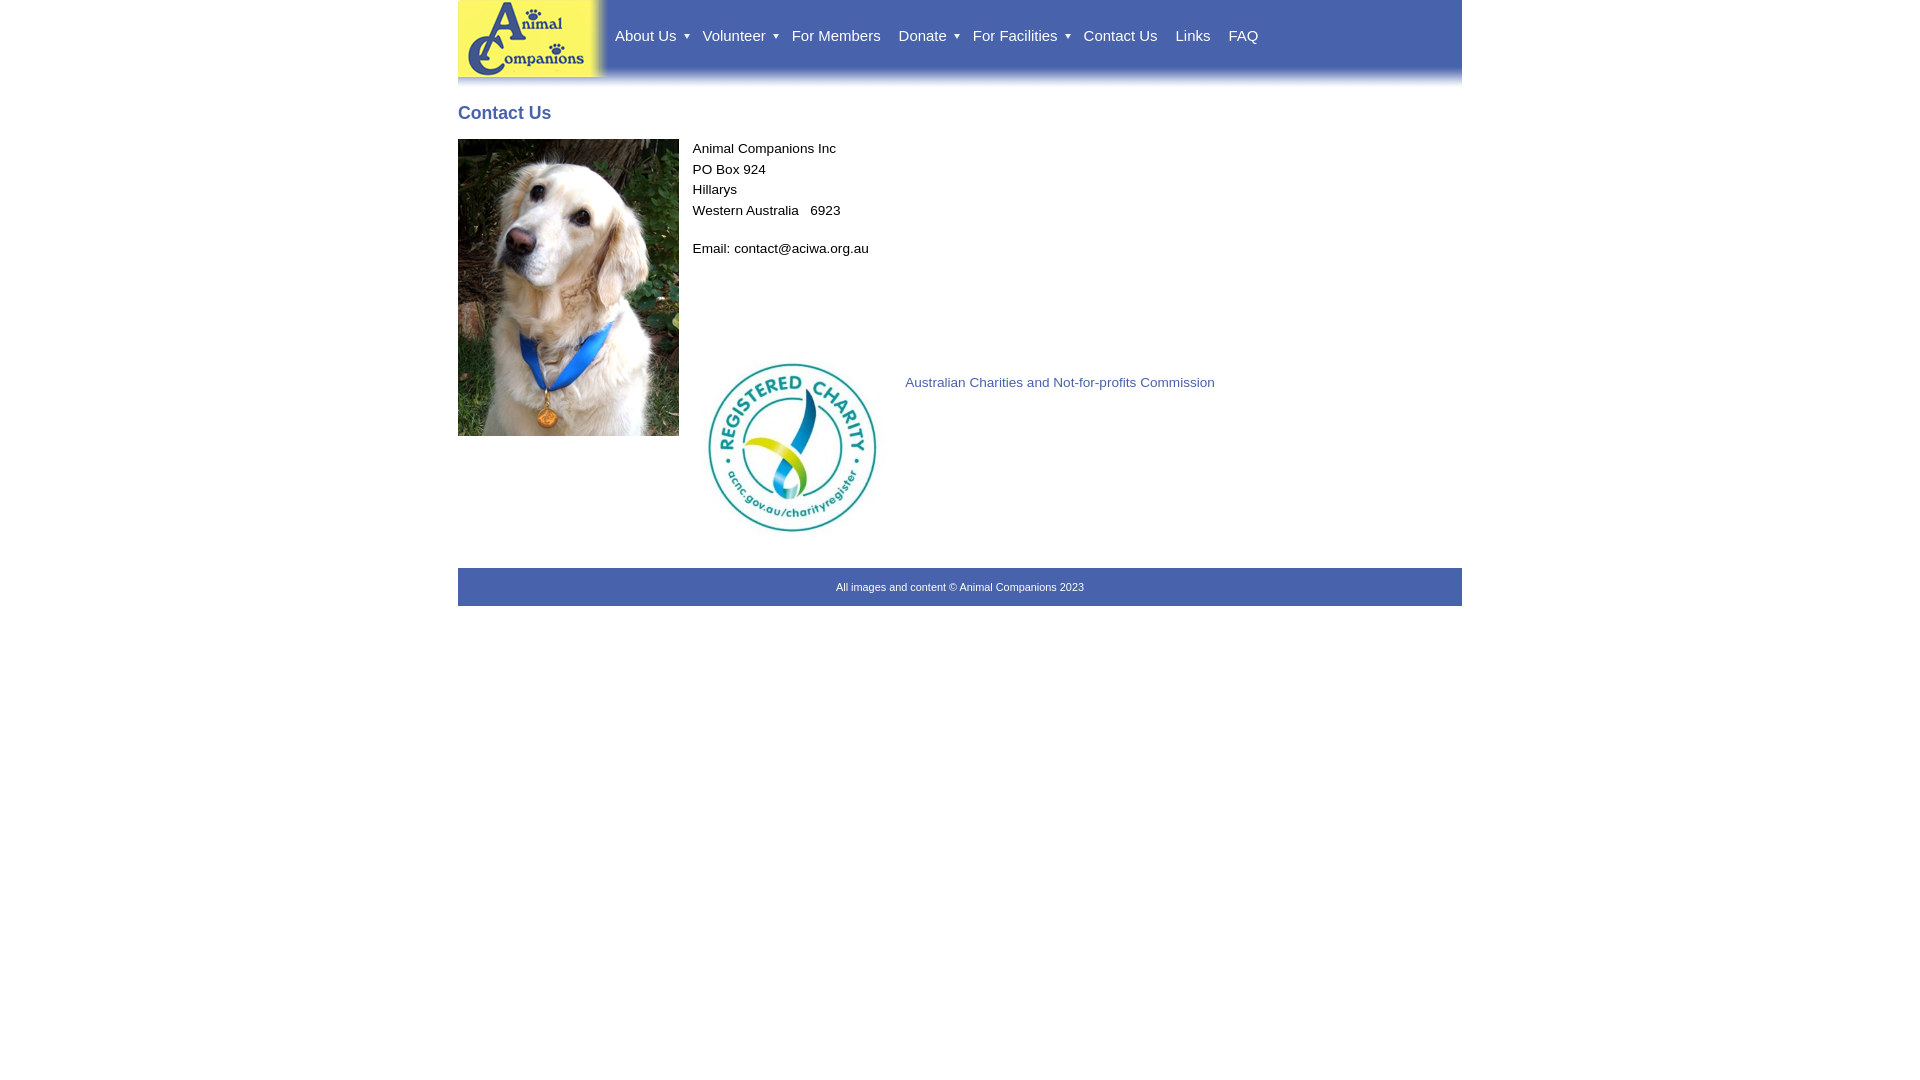  I want to click on 'Volunteer', so click(739, 35).